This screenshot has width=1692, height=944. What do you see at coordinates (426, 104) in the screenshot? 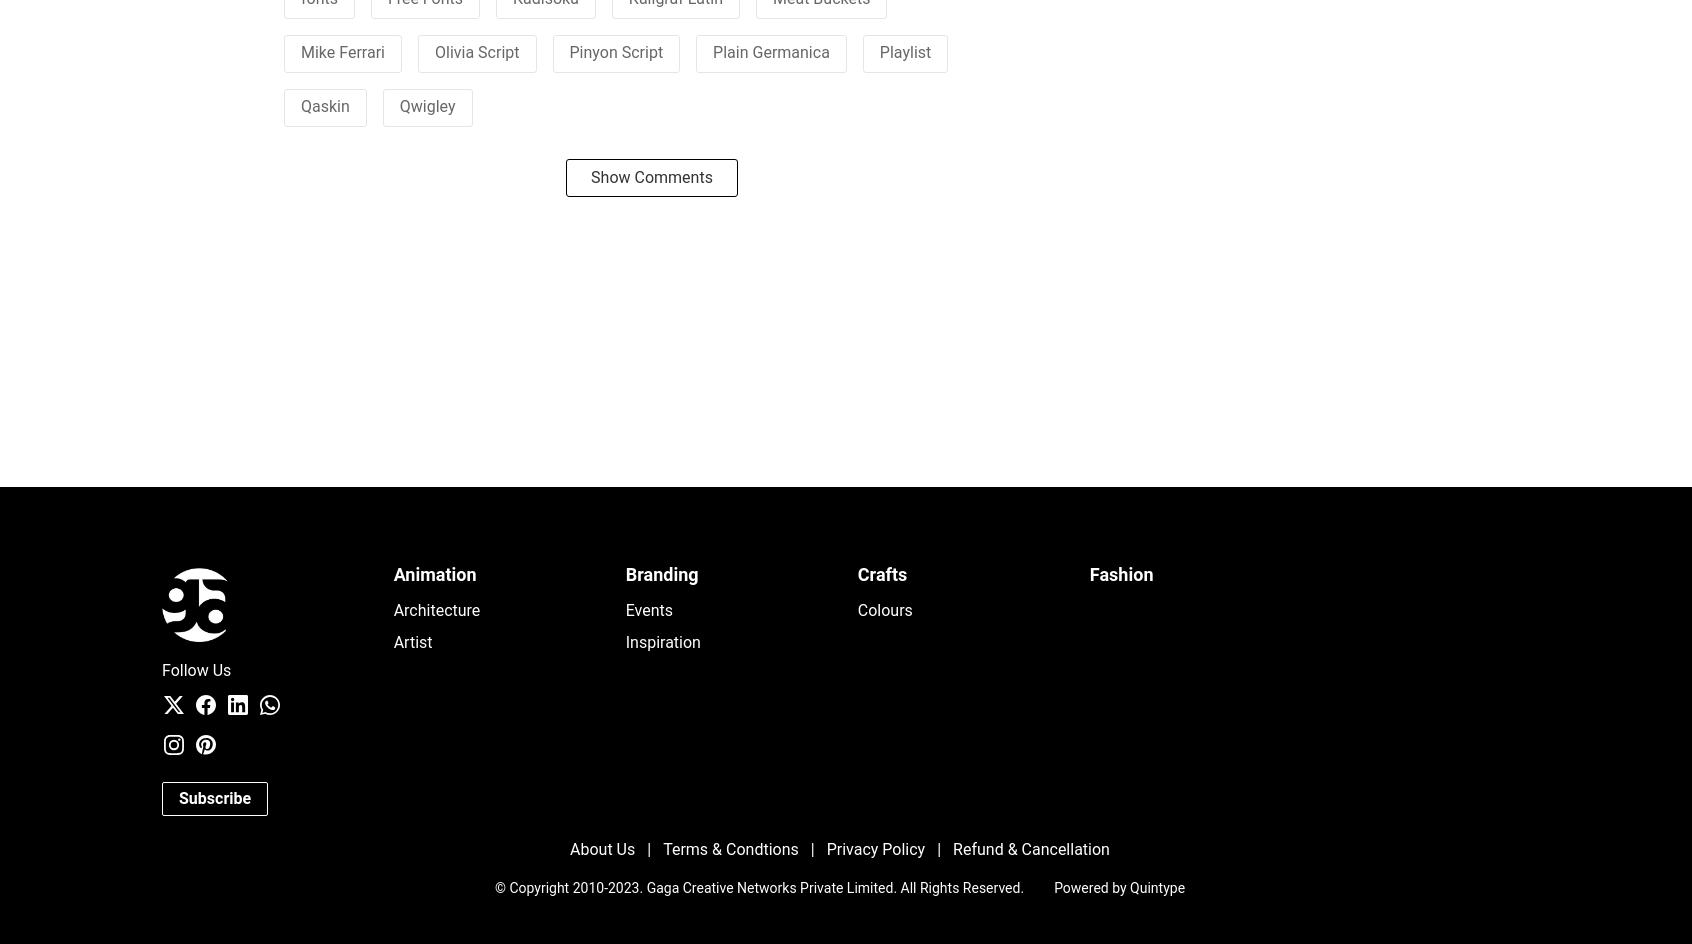
I see `'Qwigley'` at bounding box center [426, 104].